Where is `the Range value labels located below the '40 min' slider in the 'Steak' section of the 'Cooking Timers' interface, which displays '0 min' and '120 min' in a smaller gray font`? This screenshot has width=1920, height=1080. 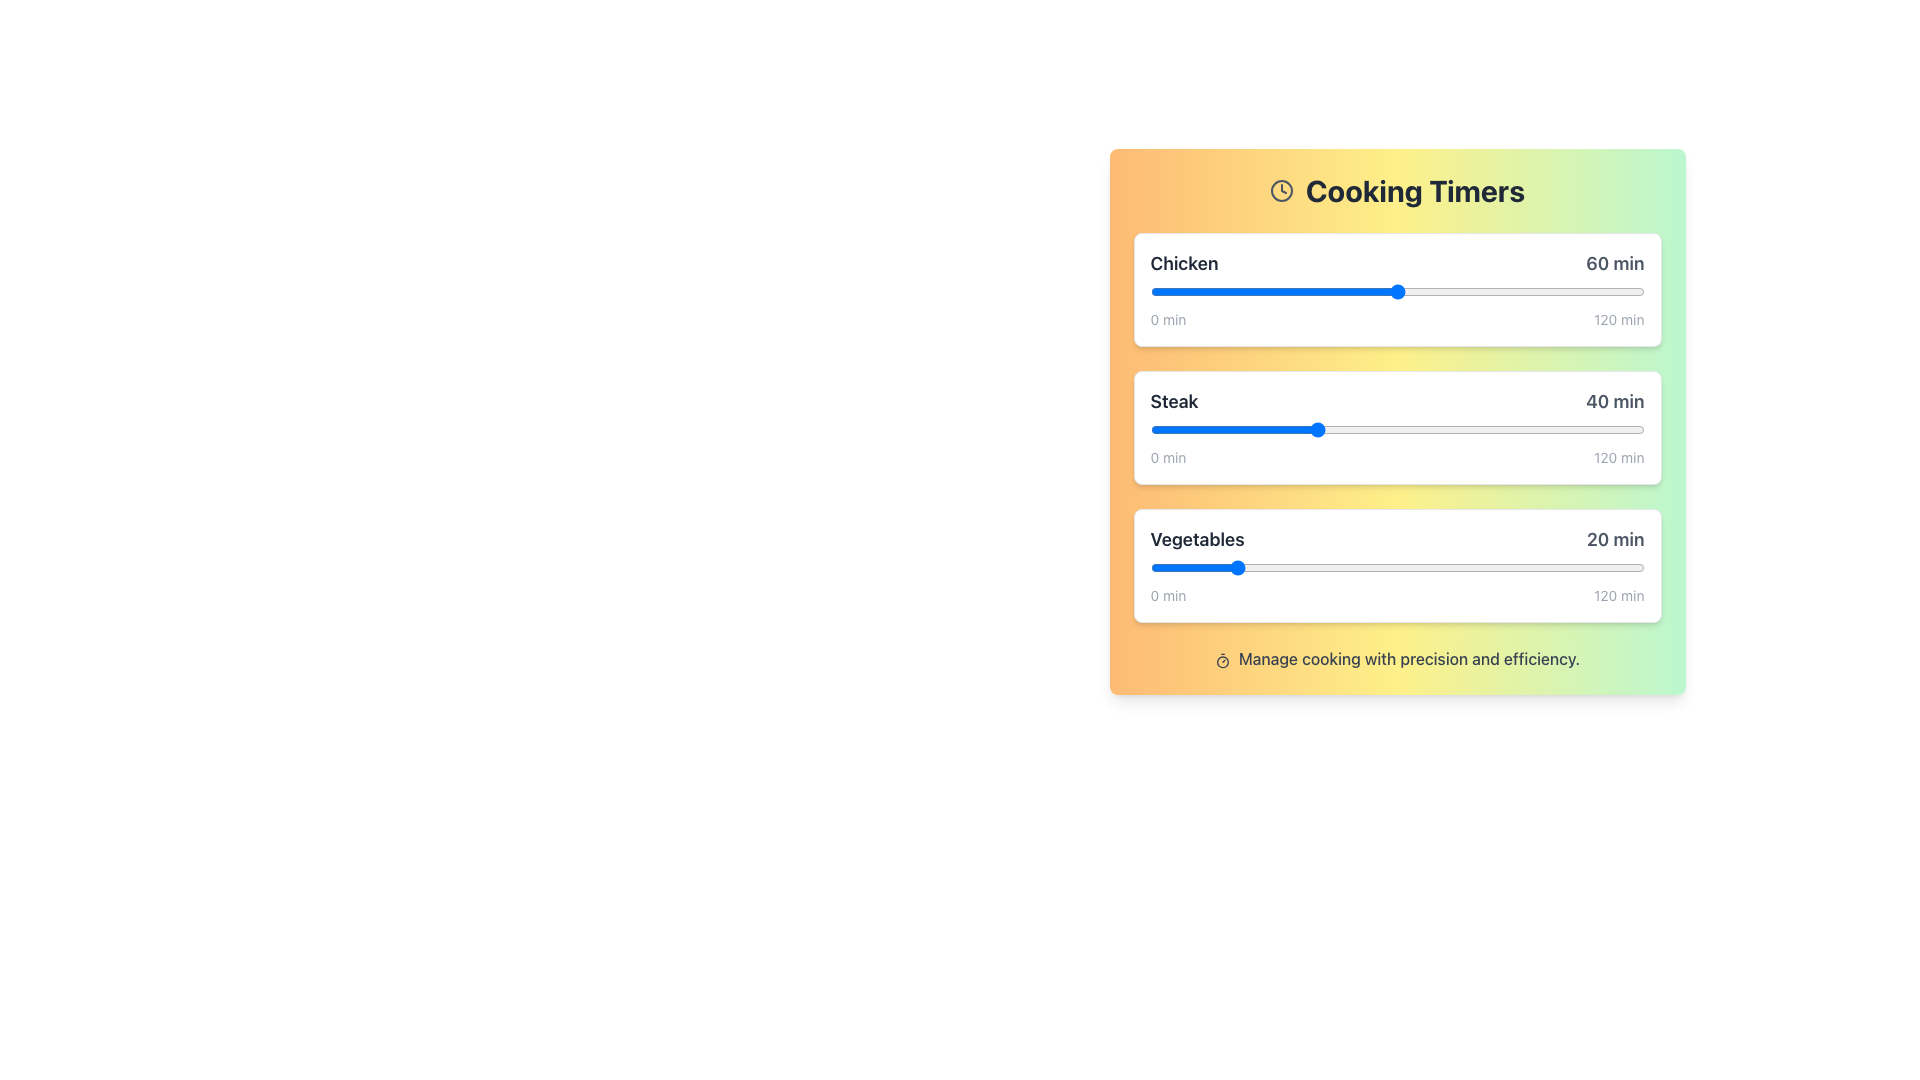
the Range value labels located below the '40 min' slider in the 'Steak' section of the 'Cooking Timers' interface, which displays '0 min' and '120 min' in a smaller gray font is located at coordinates (1396, 458).